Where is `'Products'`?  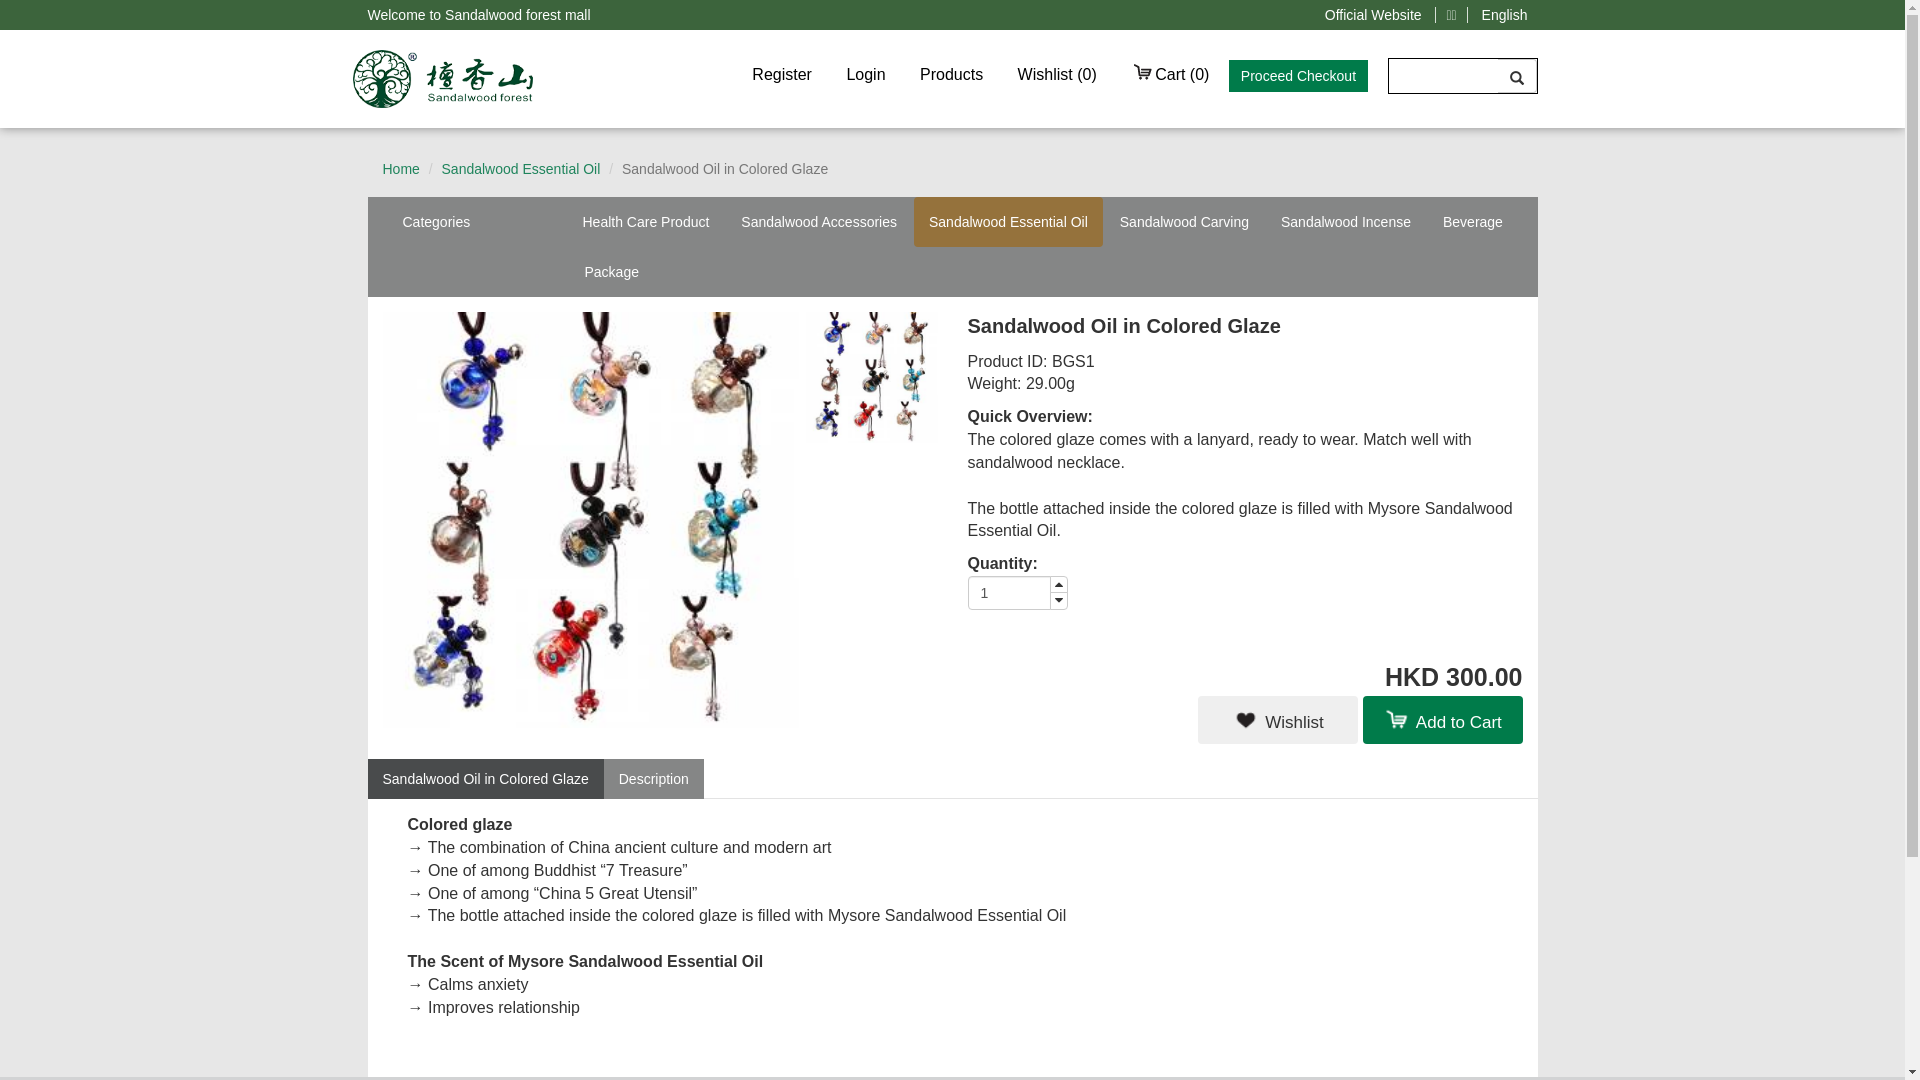 'Products' is located at coordinates (950, 73).